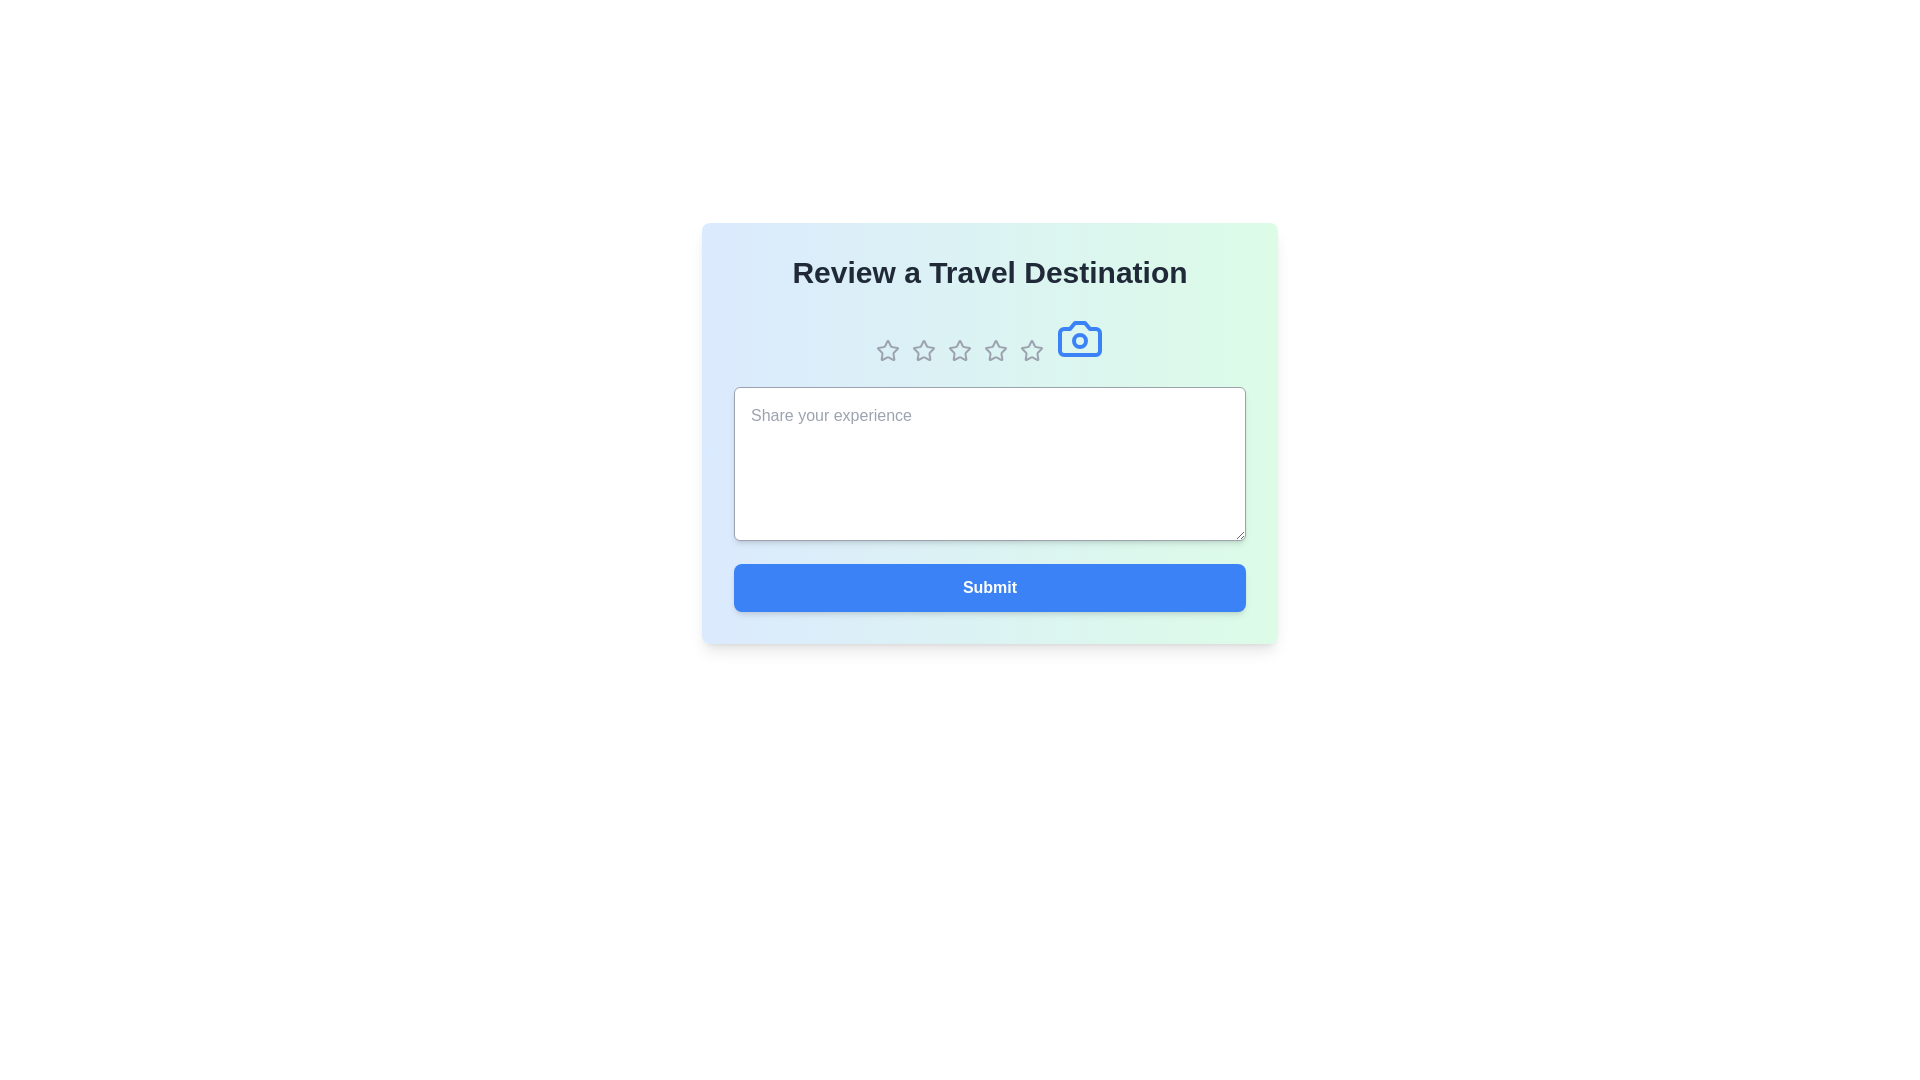  Describe the element at coordinates (989, 586) in the screenshot. I see `the submit button to submit the review` at that location.